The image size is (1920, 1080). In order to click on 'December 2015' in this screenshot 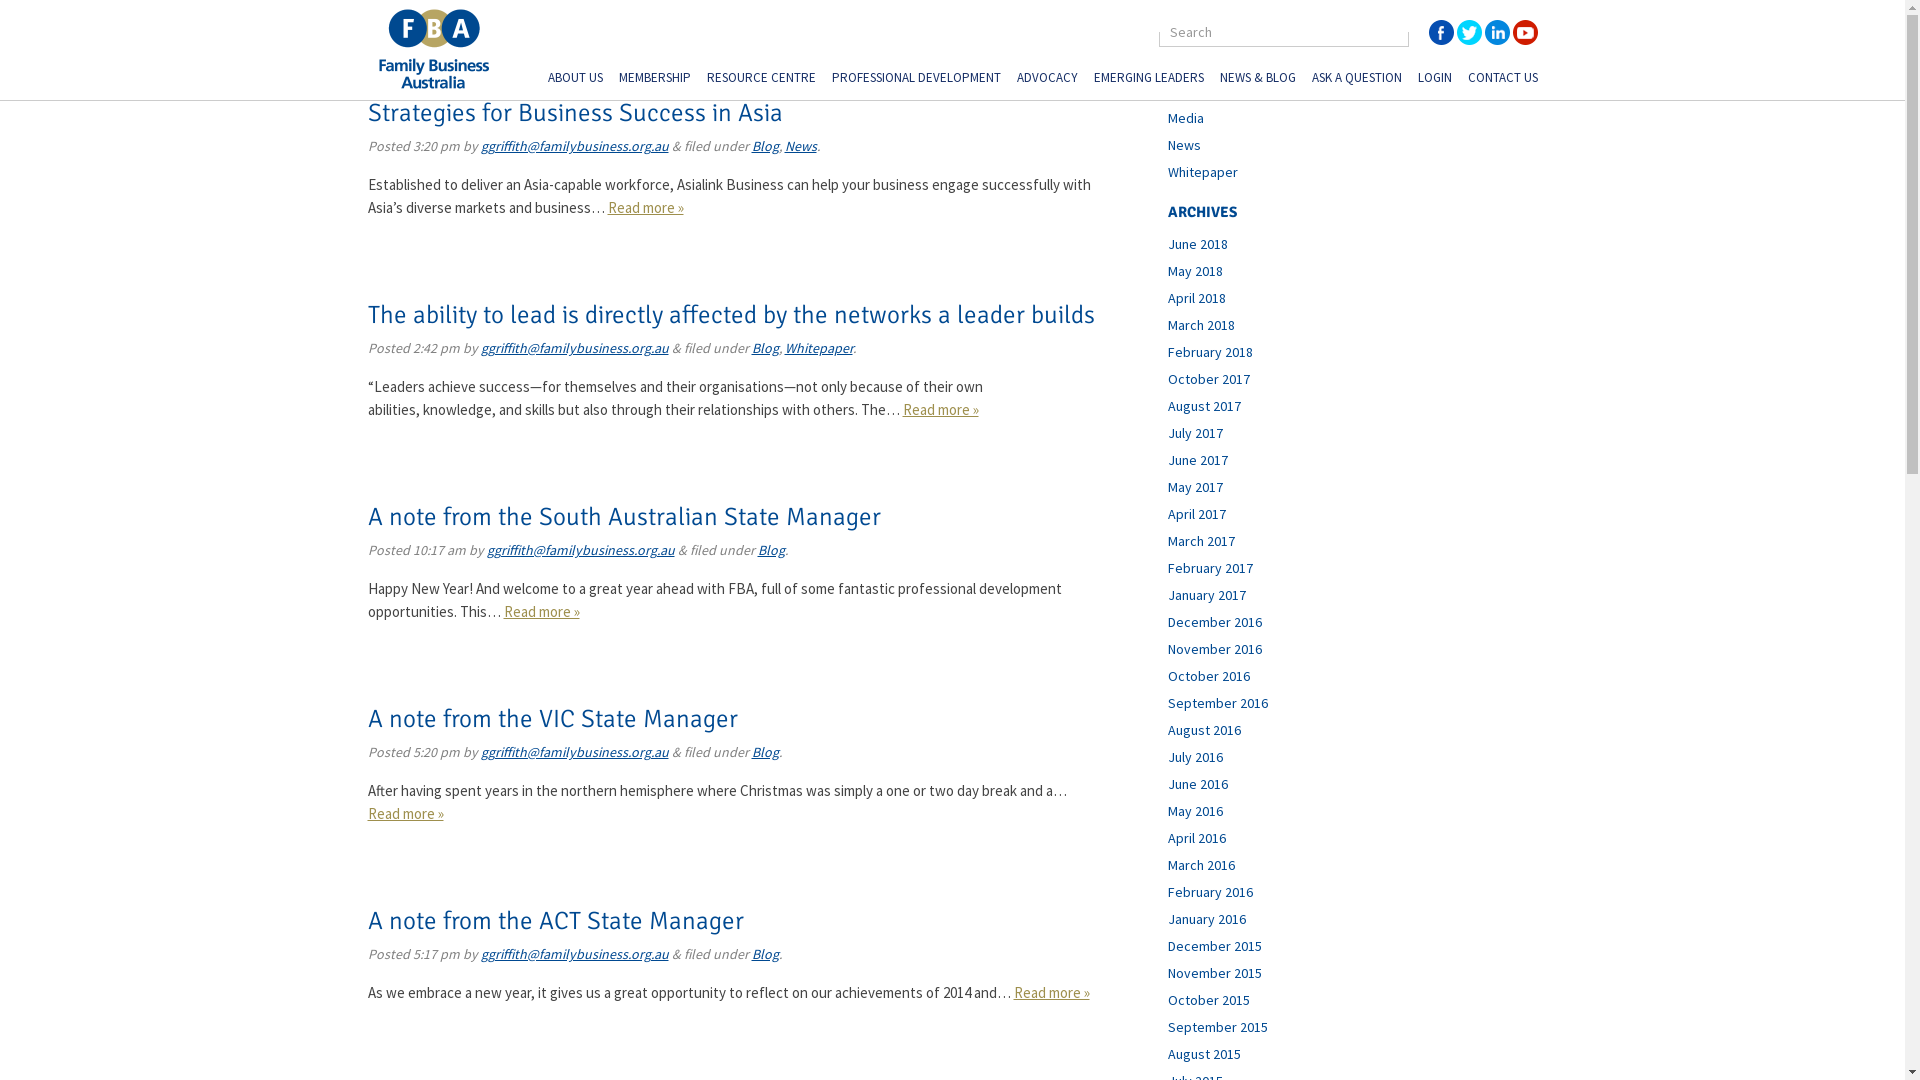, I will do `click(1213, 945)`.